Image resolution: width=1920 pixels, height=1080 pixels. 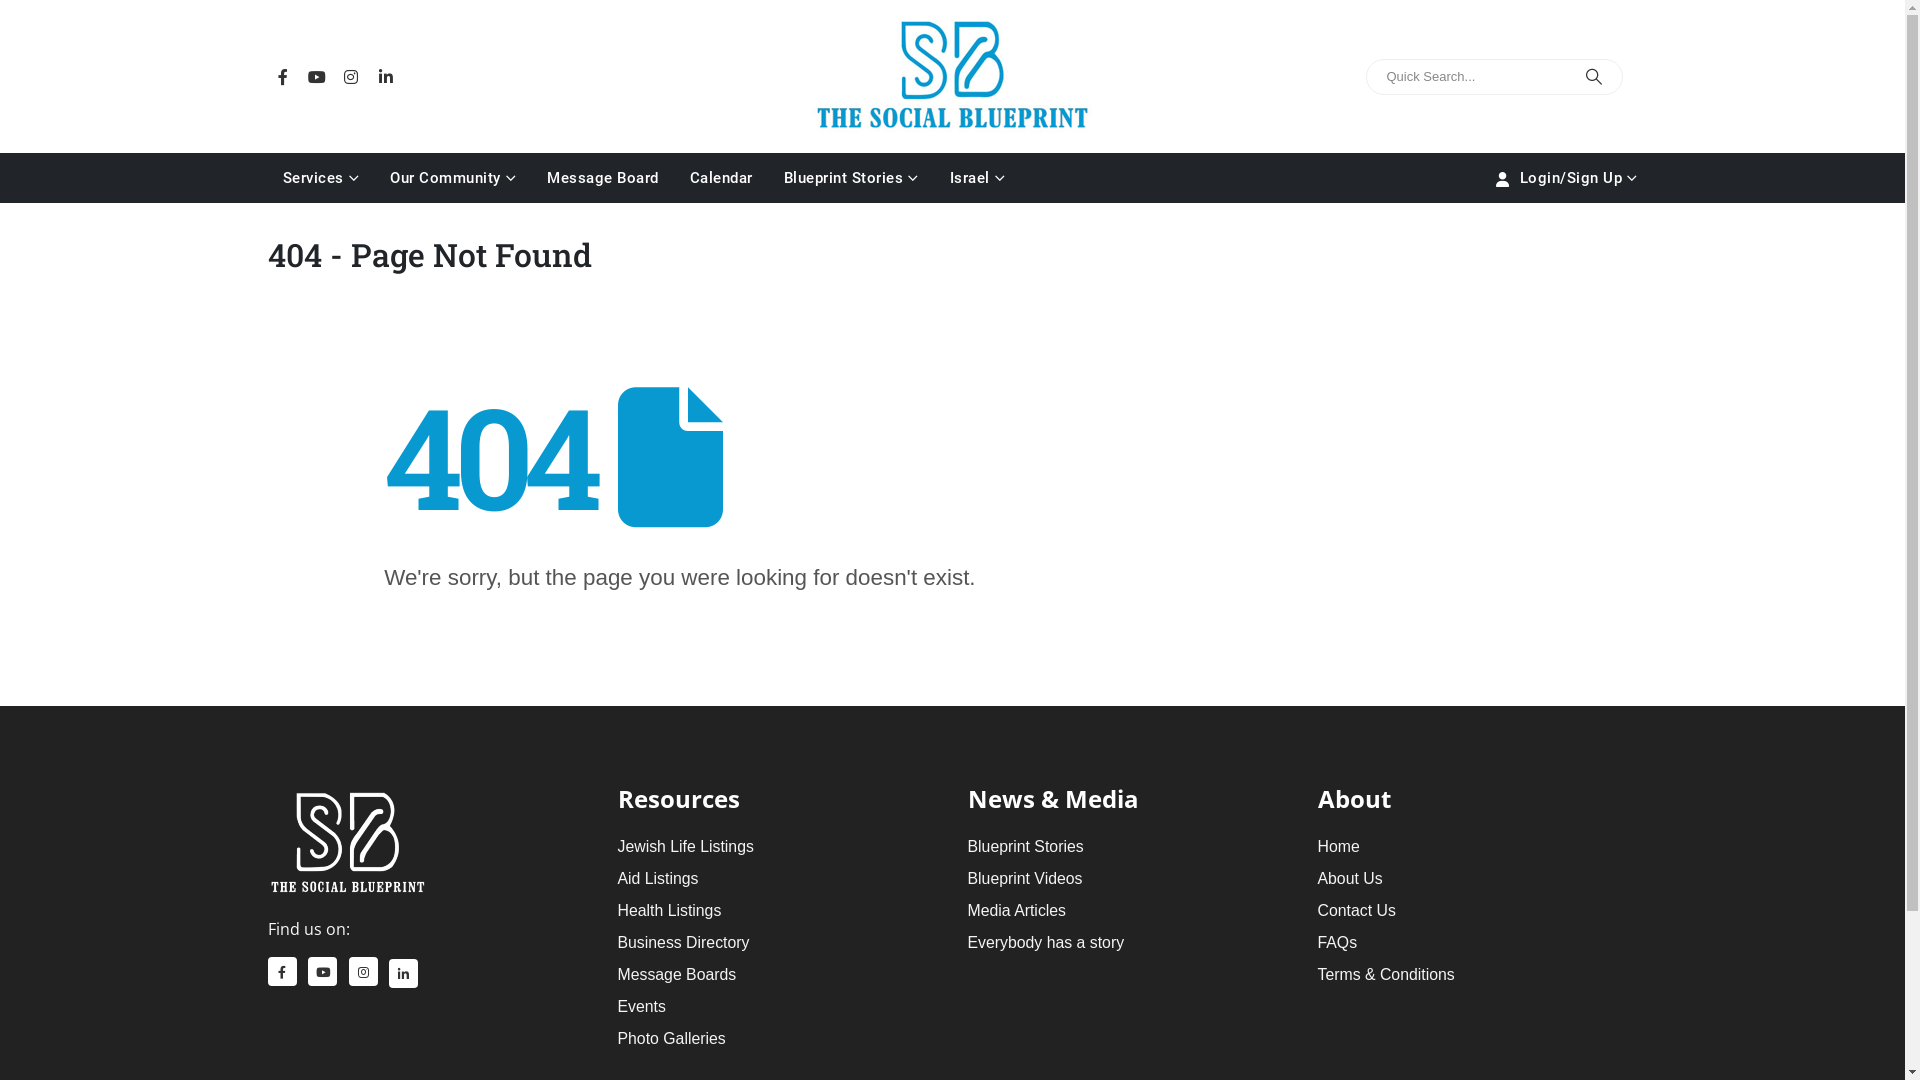 I want to click on 'The Social Blueprint - Community's Resource Guide', so click(x=950, y=72).